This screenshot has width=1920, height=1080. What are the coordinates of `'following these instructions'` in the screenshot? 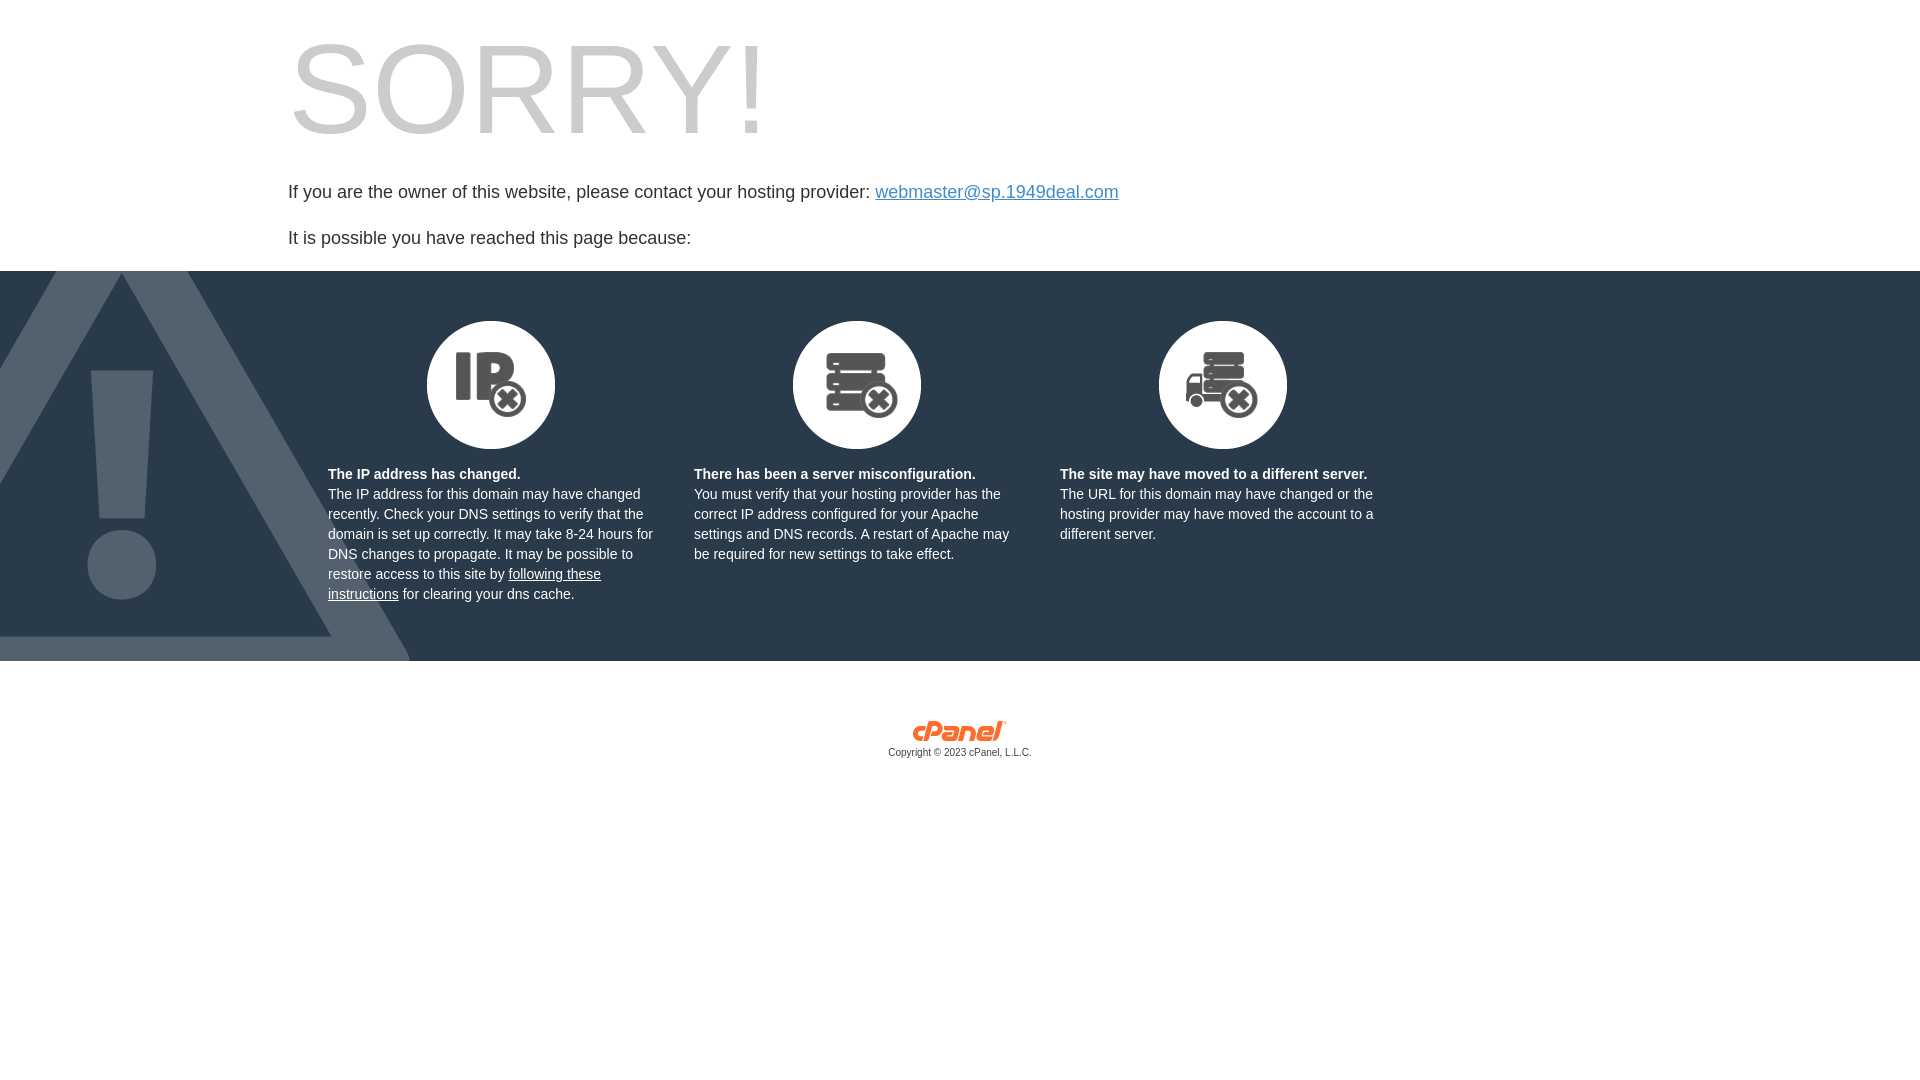 It's located at (463, 583).